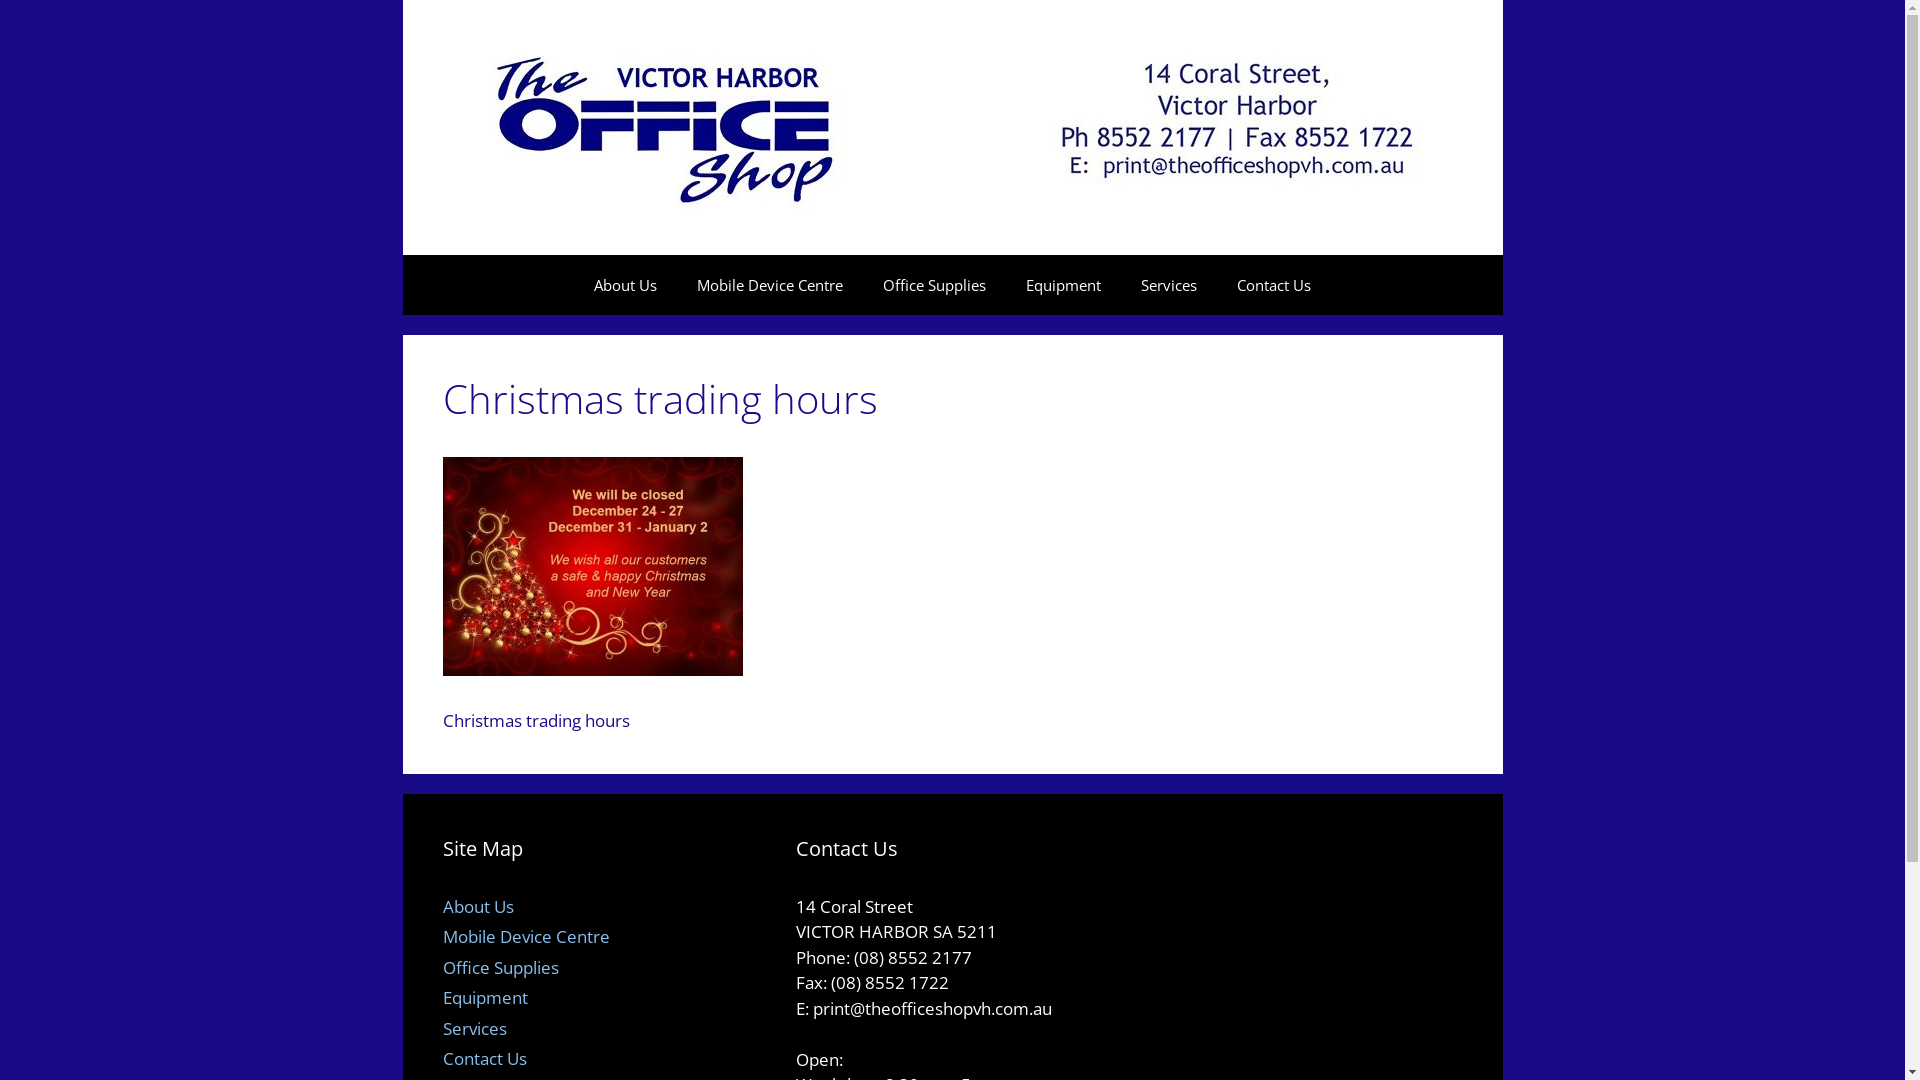 This screenshot has width=1920, height=1080. I want to click on 'About Us', so click(440, 905).